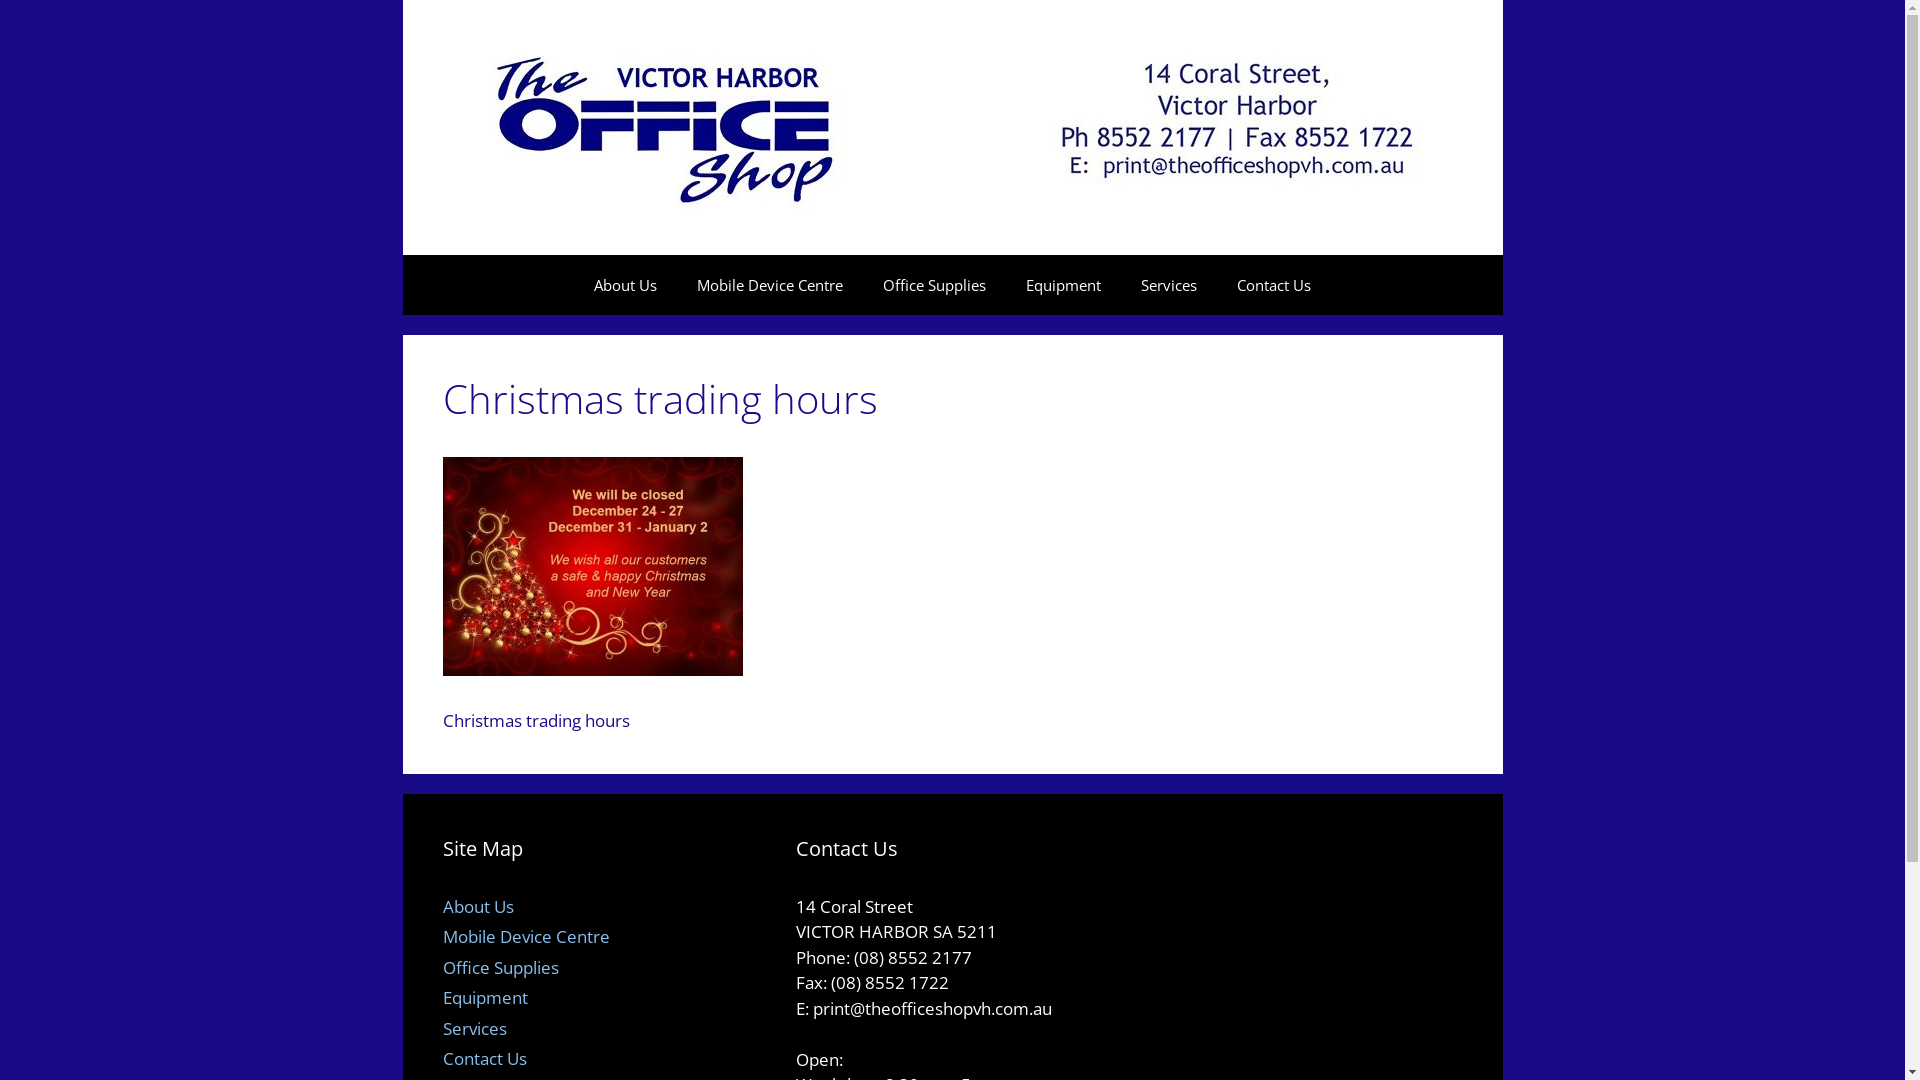 This screenshot has width=1920, height=1080. I want to click on 'About Us', so click(440, 905).